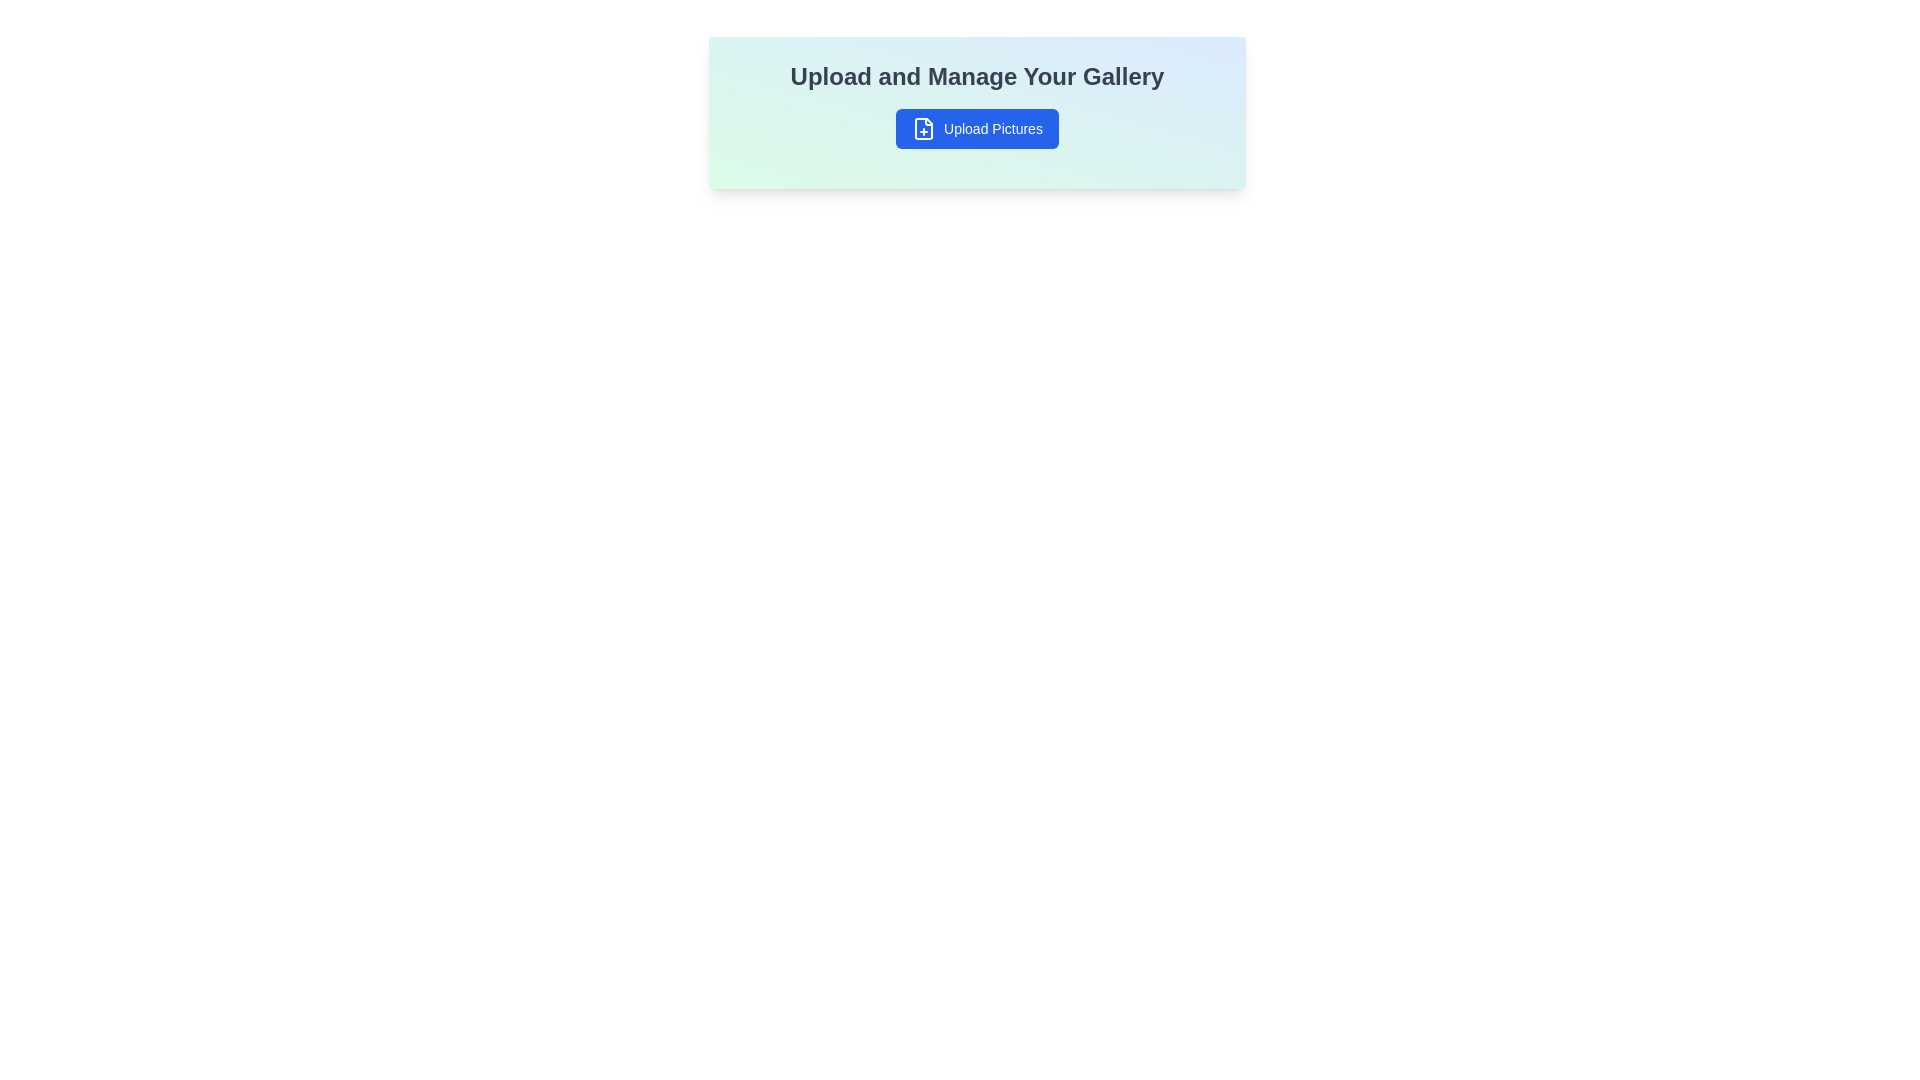 The width and height of the screenshot is (1920, 1080). What do you see at coordinates (923, 128) in the screenshot?
I see `the SVG icon resembling a document with a plus sign, which indicates an addition action, located within the 'Upload Pictures' button` at bounding box center [923, 128].